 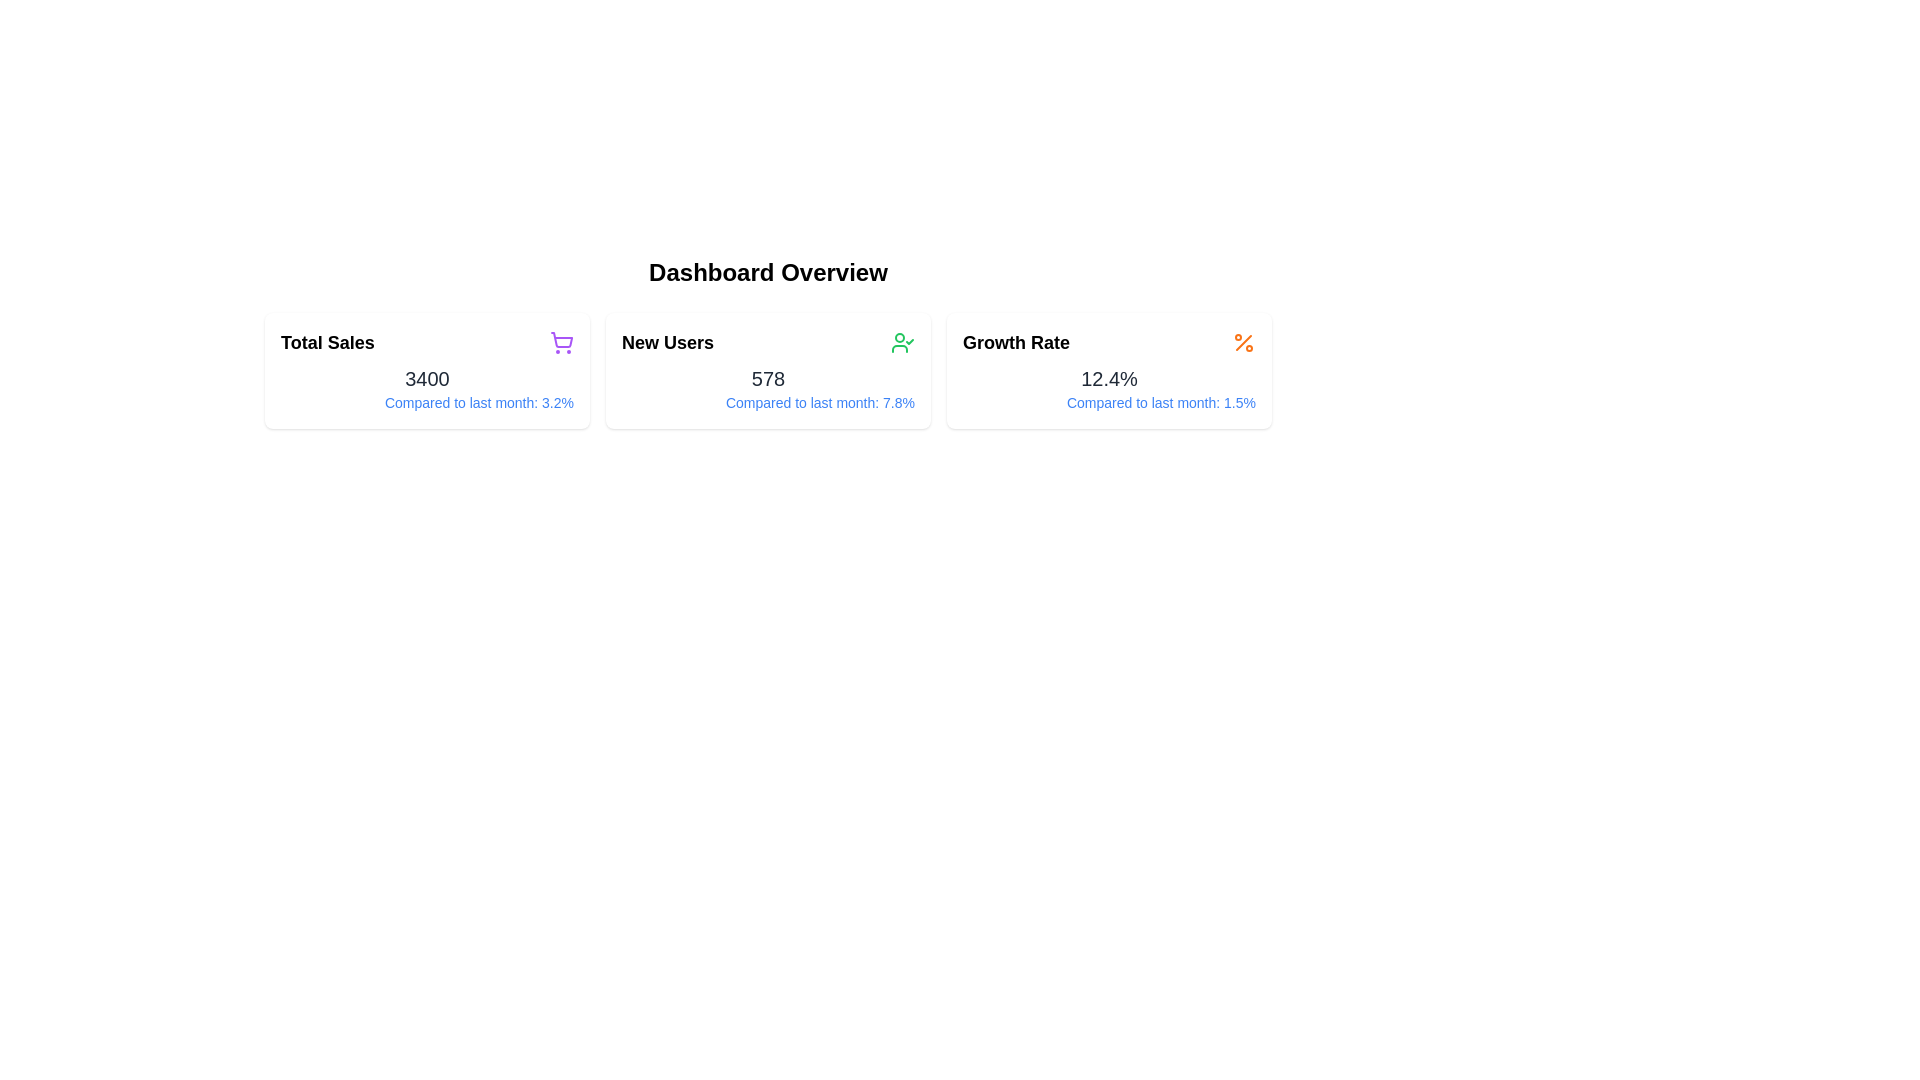 What do you see at coordinates (327, 342) in the screenshot?
I see `the 'Total Sales' text label which serves as a header indicating the data category in the dashboard` at bounding box center [327, 342].